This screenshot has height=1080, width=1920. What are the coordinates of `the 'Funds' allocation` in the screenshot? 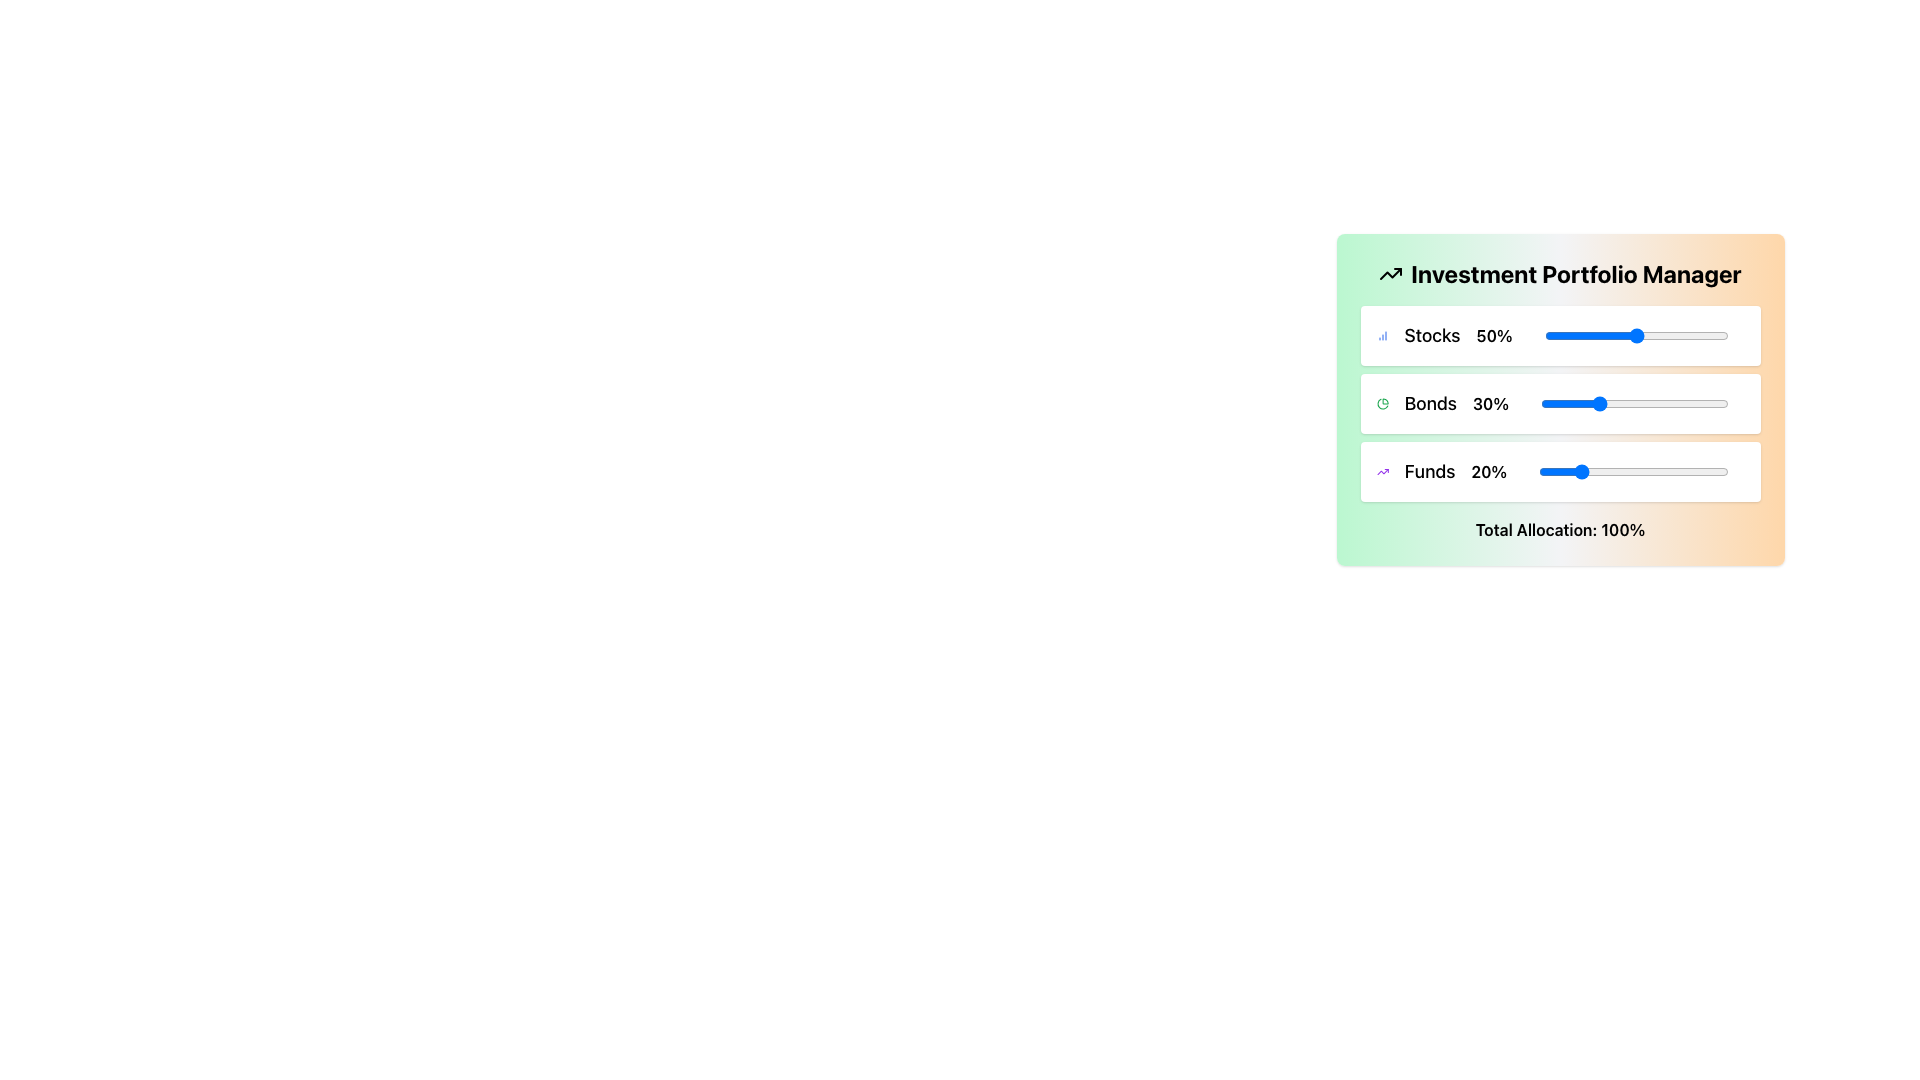 It's located at (1576, 471).